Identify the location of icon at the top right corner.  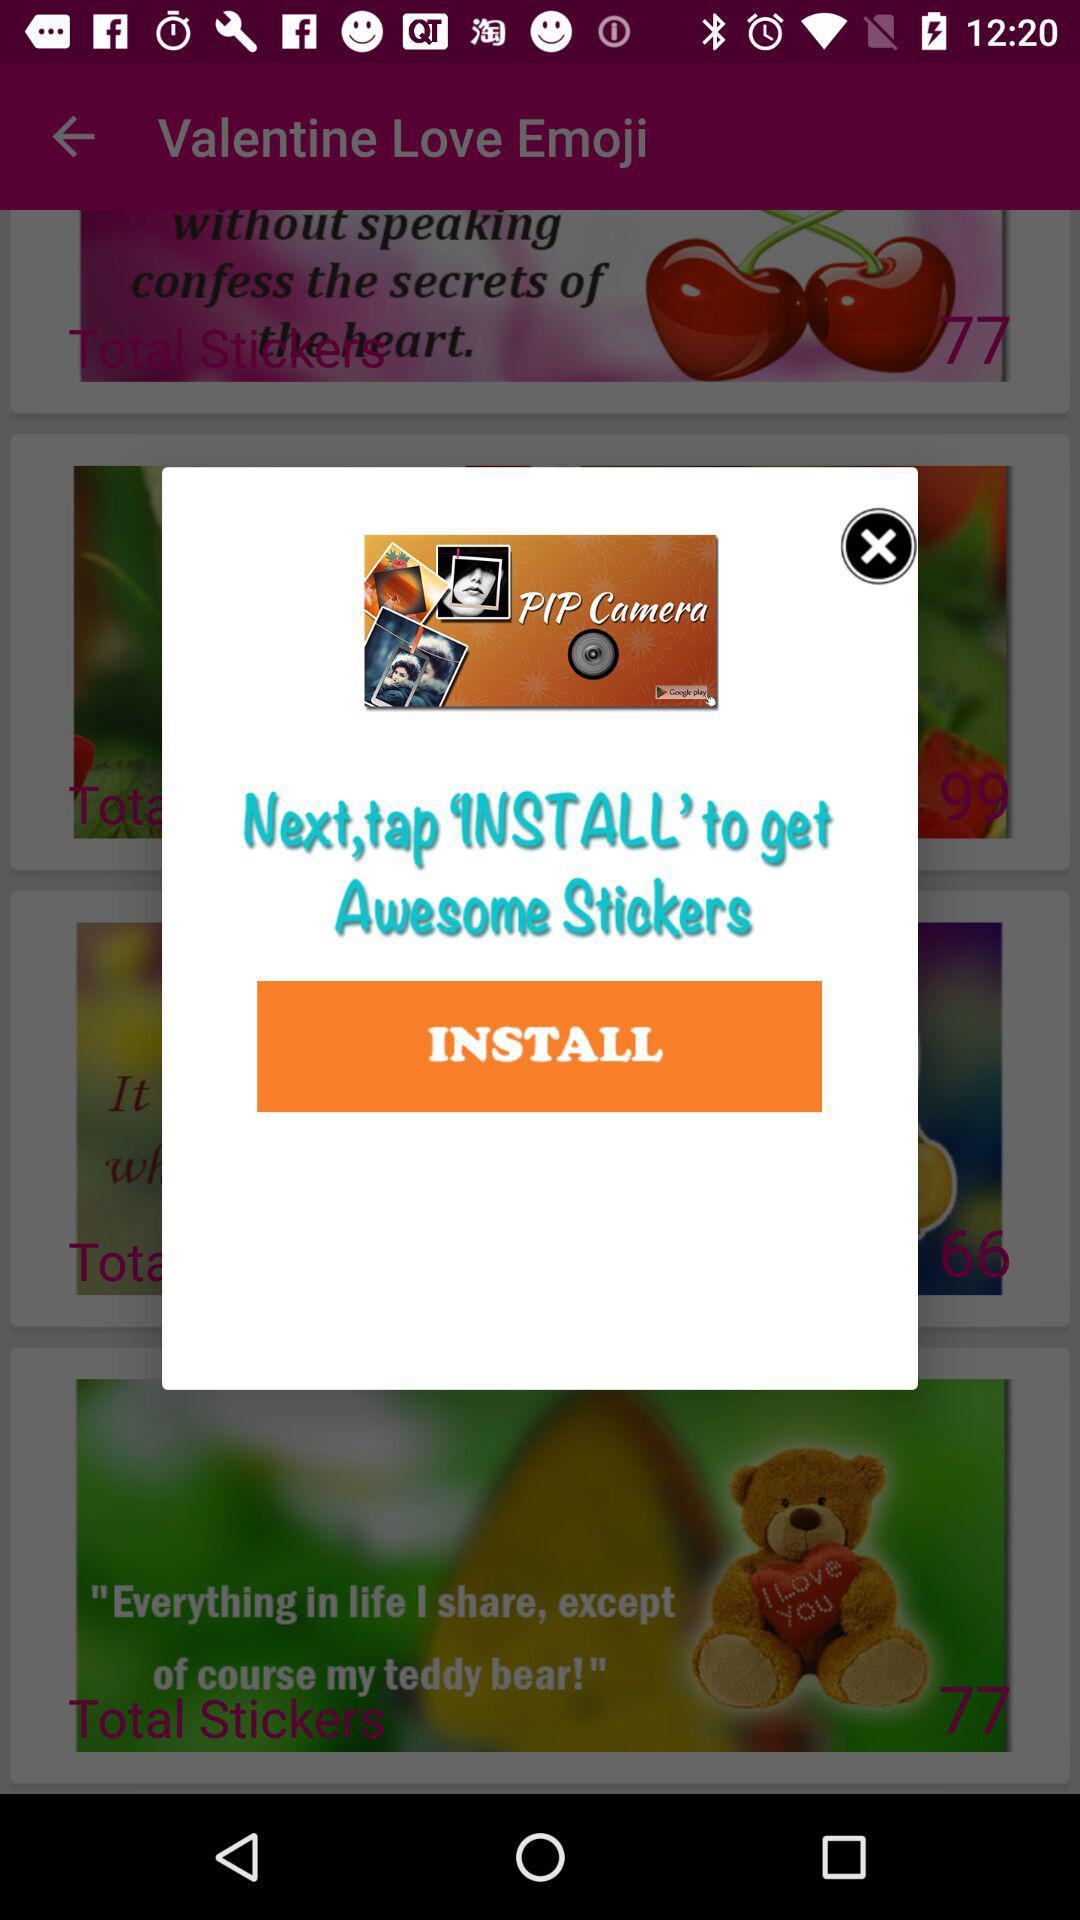
(878, 546).